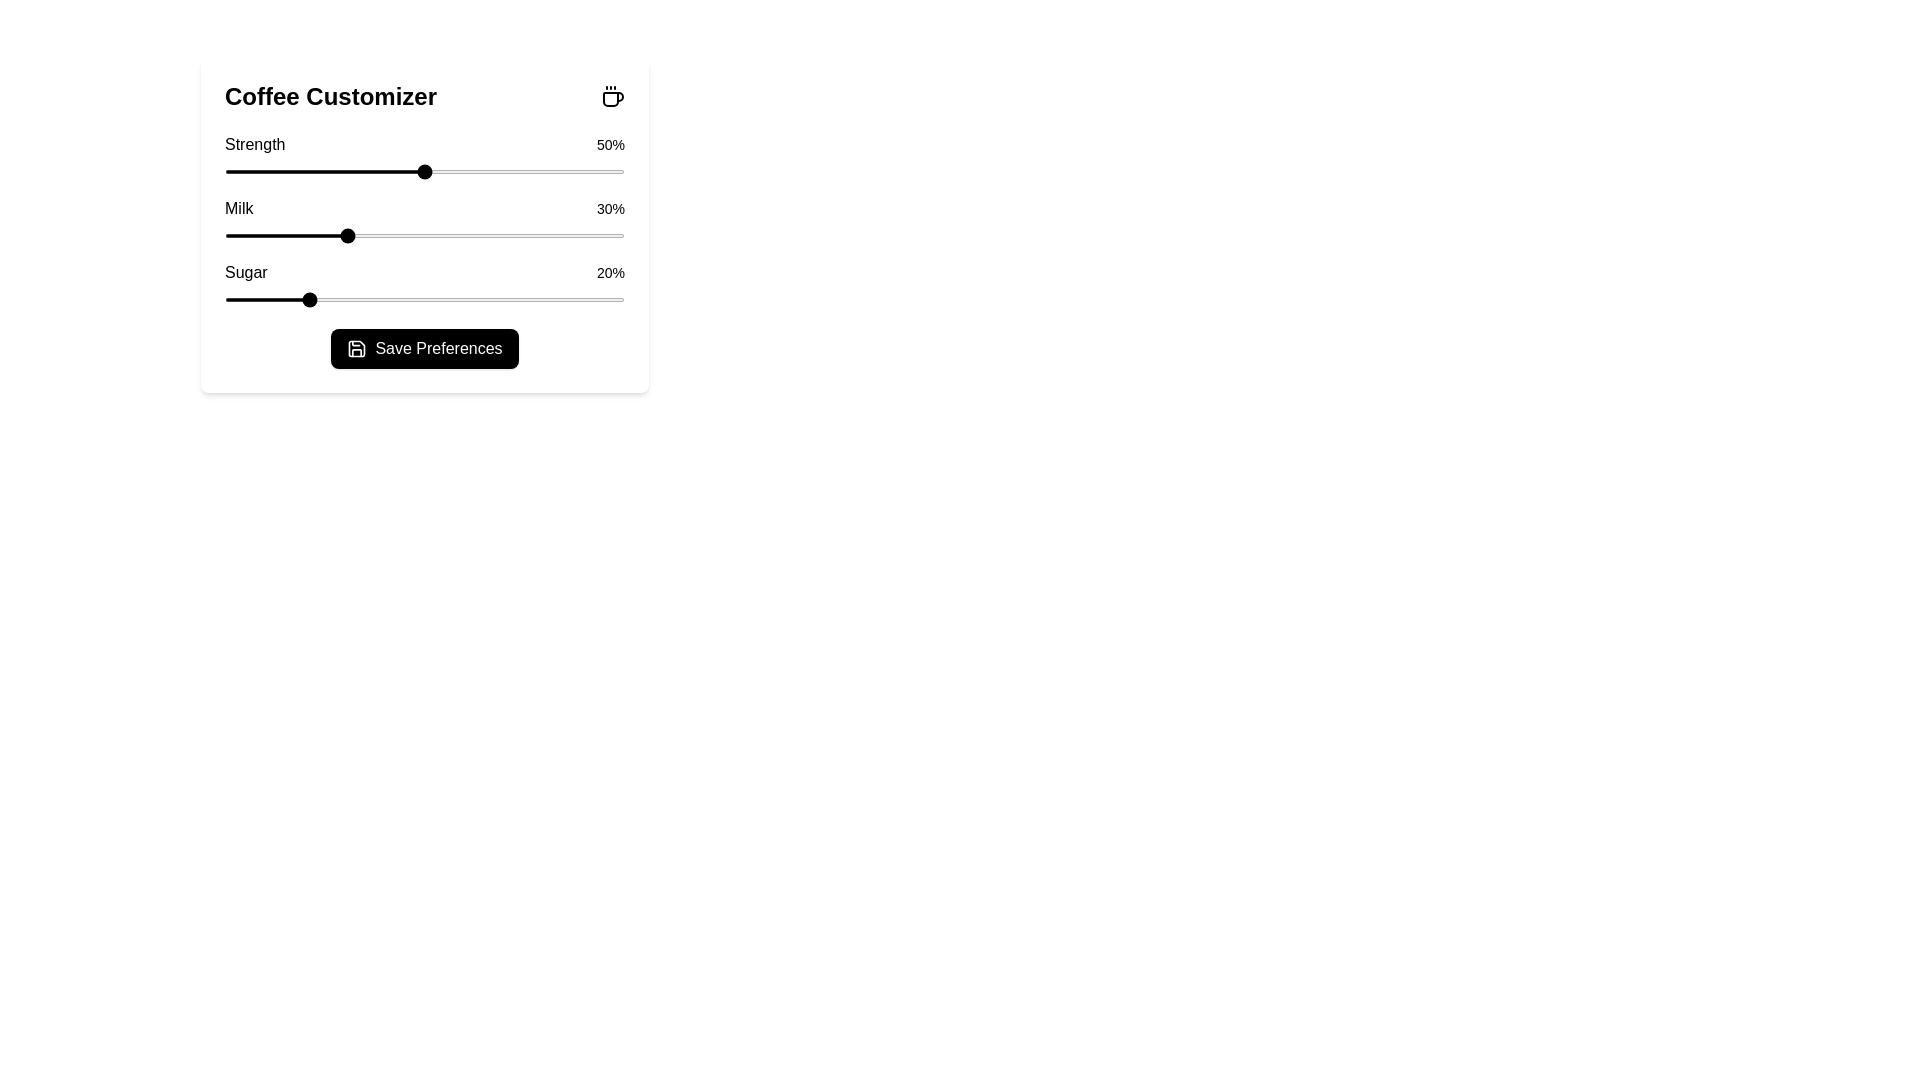  I want to click on the coffee icon located at the top-right corner of the Coffee Customizer header section, so click(612, 96).